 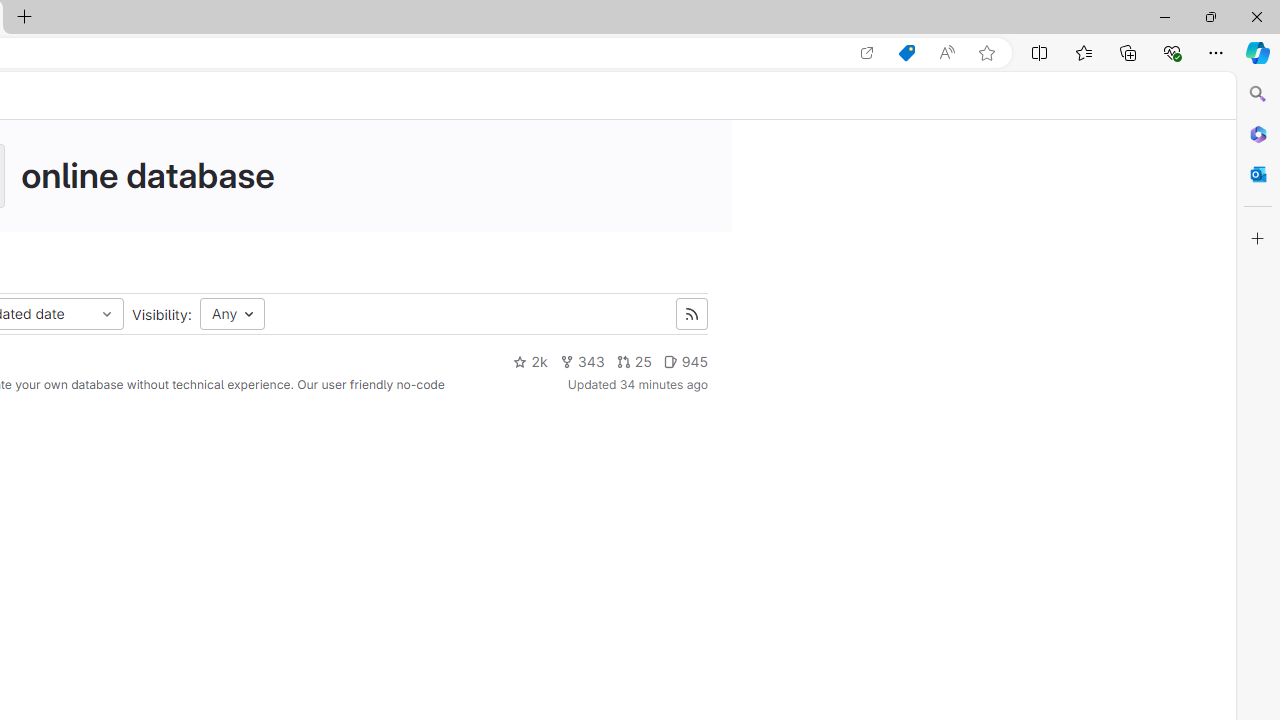 I want to click on '343', so click(x=581, y=362).